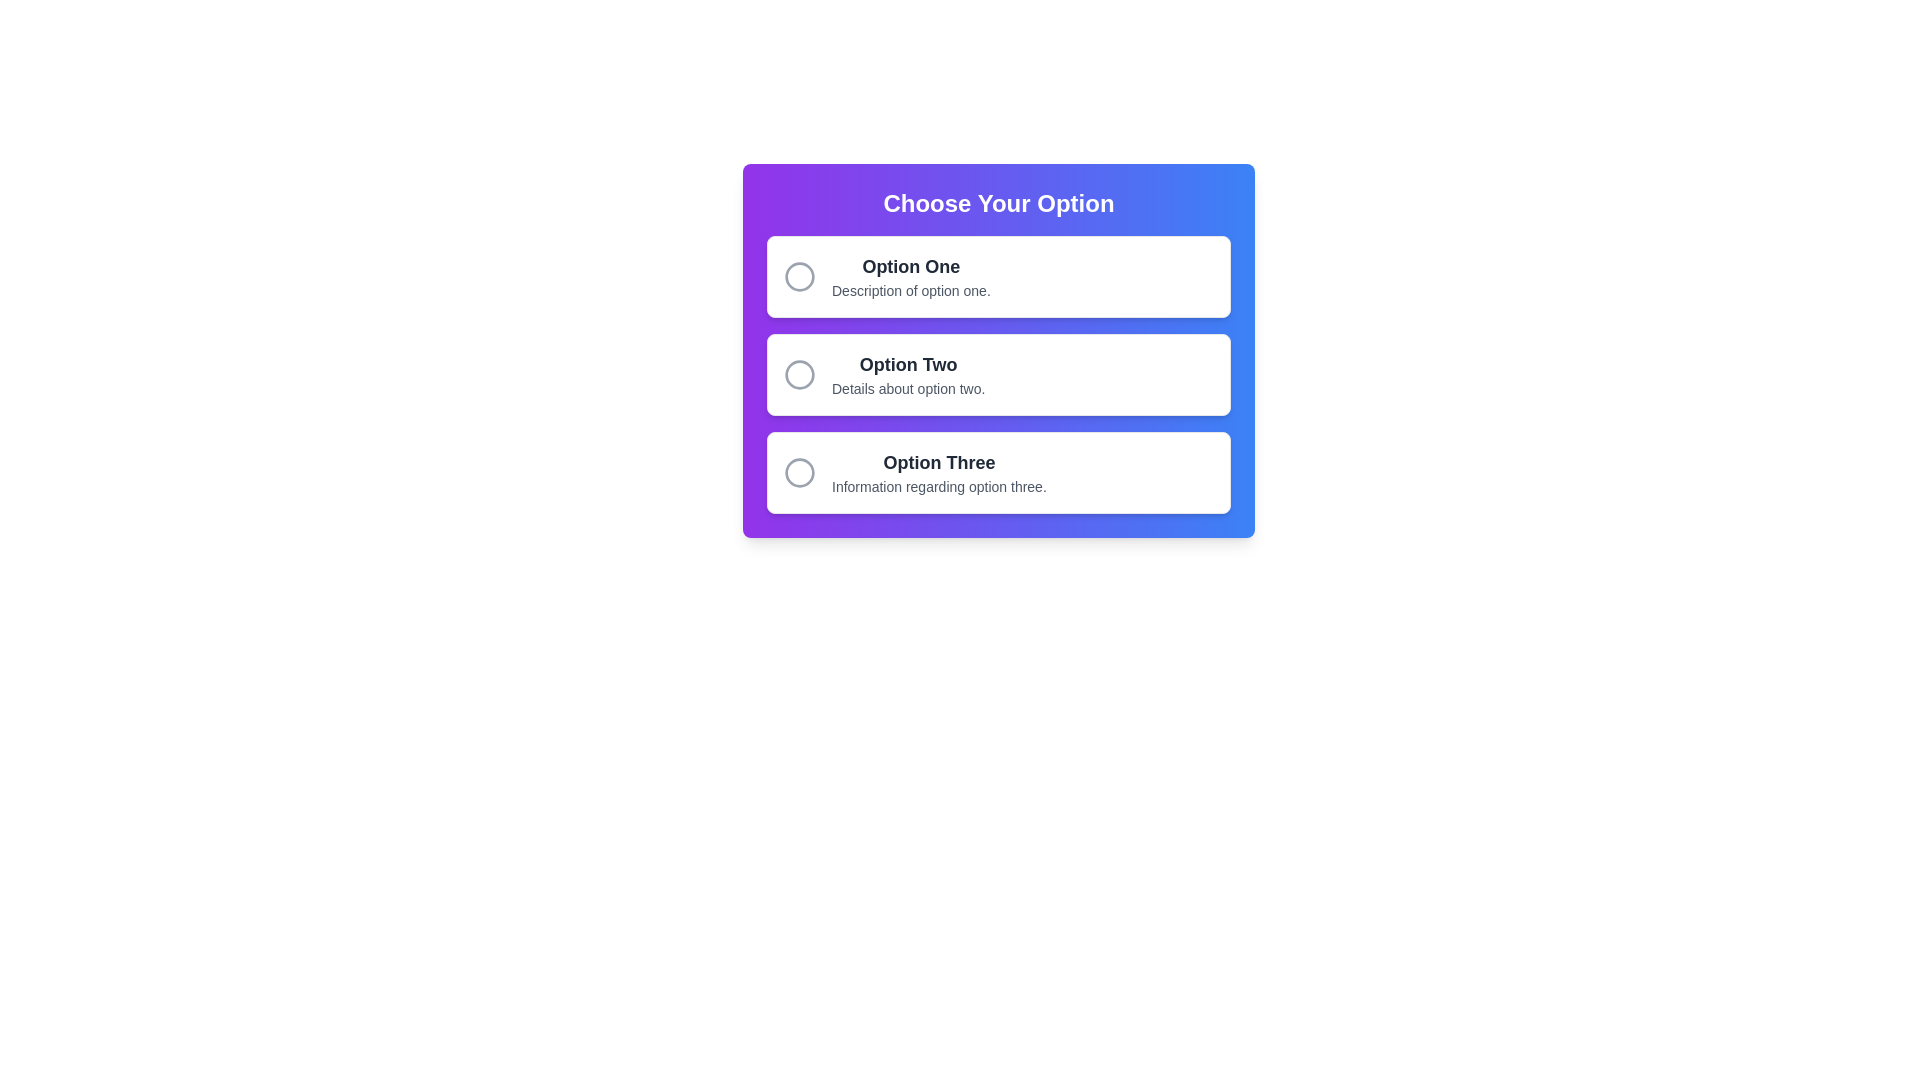 The width and height of the screenshot is (1920, 1080). What do you see at coordinates (800, 473) in the screenshot?
I see `the inactive radio button outline representing the third option in the vertical list` at bounding box center [800, 473].